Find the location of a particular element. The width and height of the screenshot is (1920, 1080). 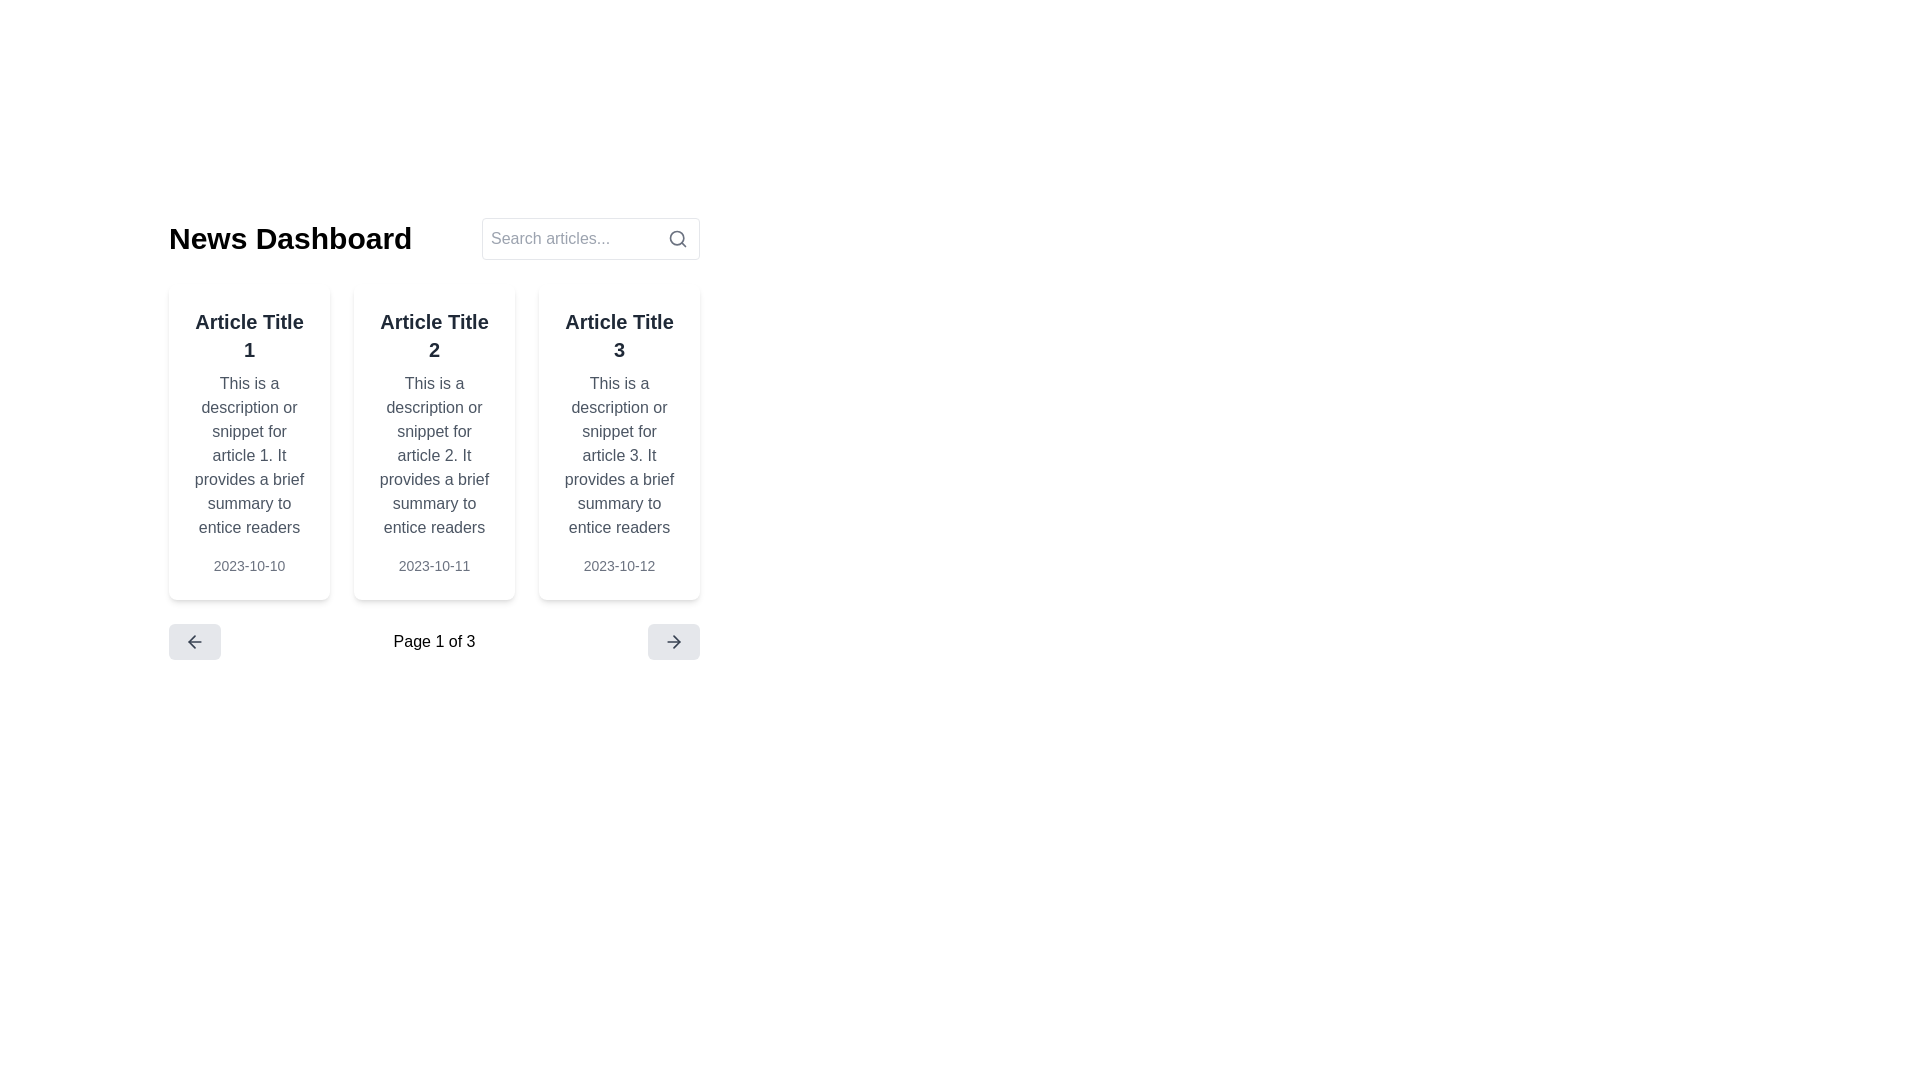

the arrow icon located in the bottom right corner of the interface, which is part of the pagination control and has a light gray background with rounded corners is located at coordinates (673, 641).